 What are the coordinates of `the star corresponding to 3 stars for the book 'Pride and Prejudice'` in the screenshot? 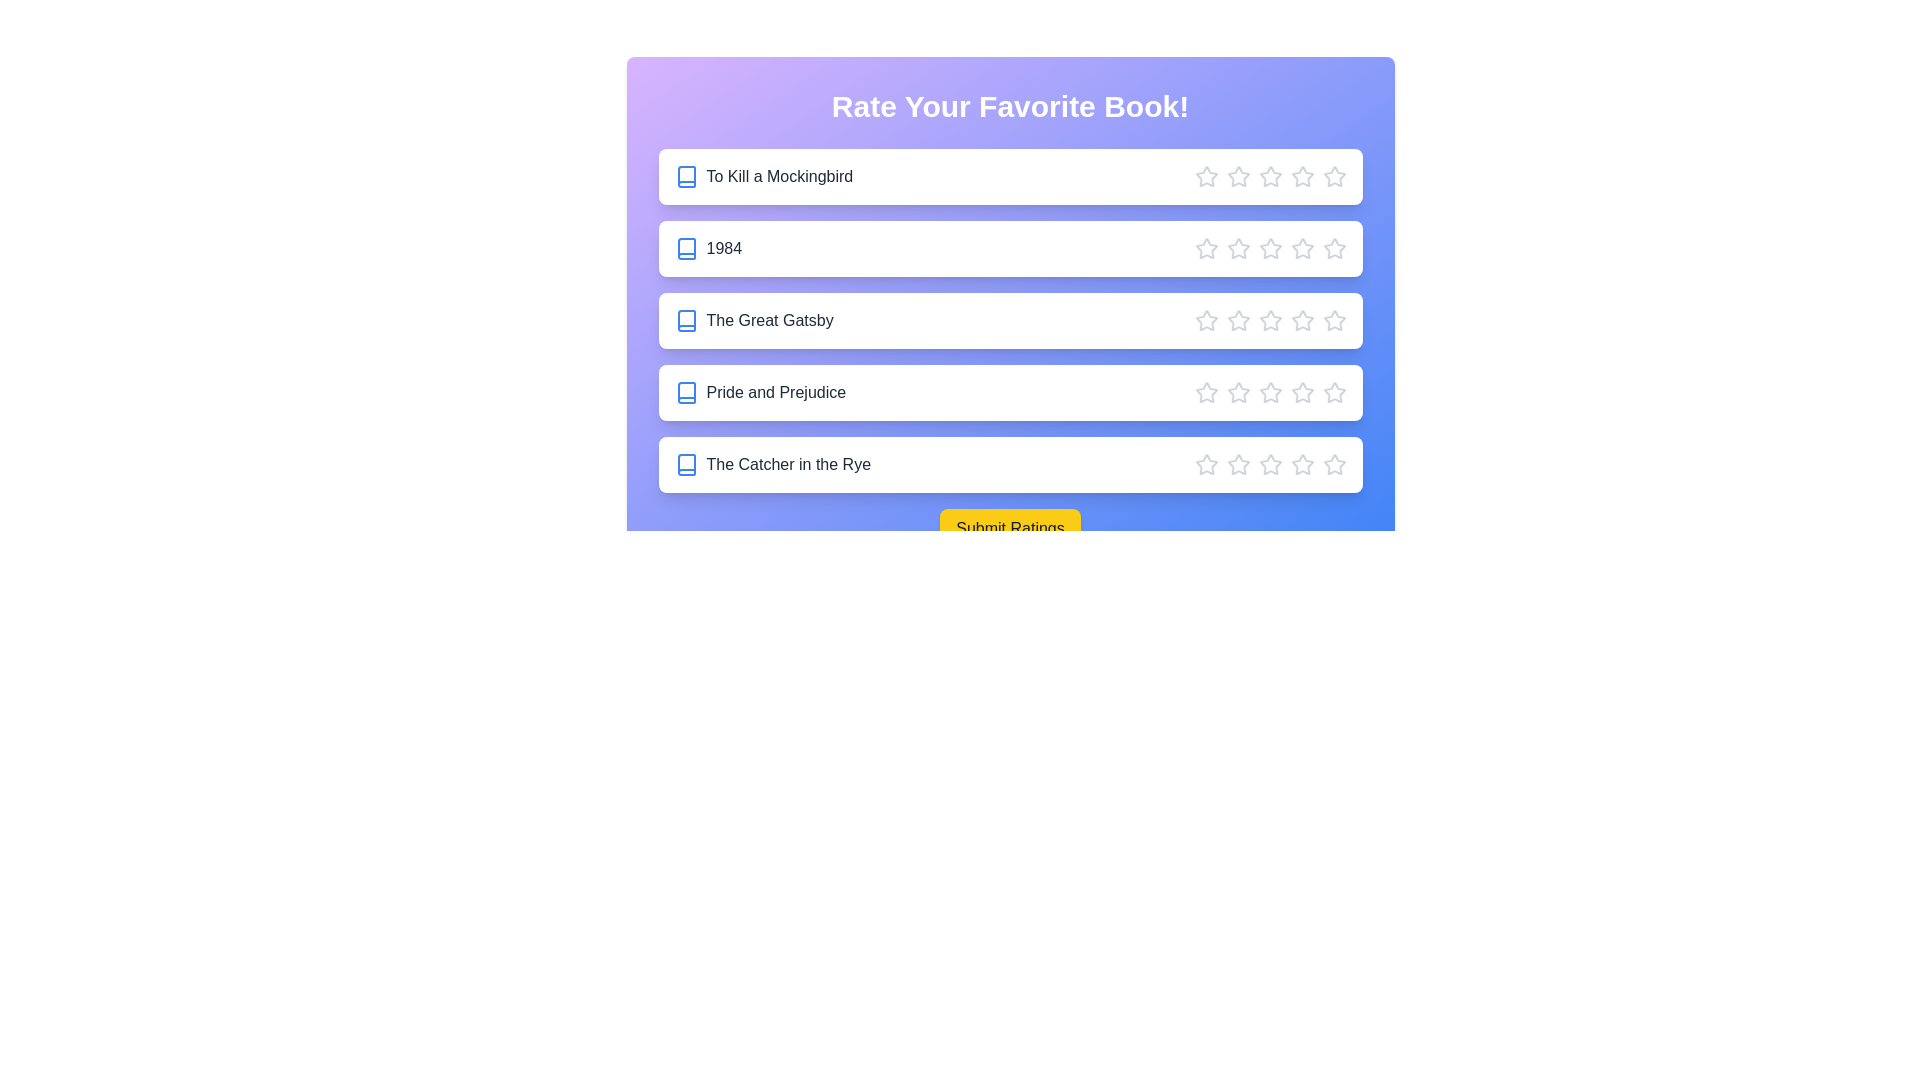 It's located at (1269, 393).